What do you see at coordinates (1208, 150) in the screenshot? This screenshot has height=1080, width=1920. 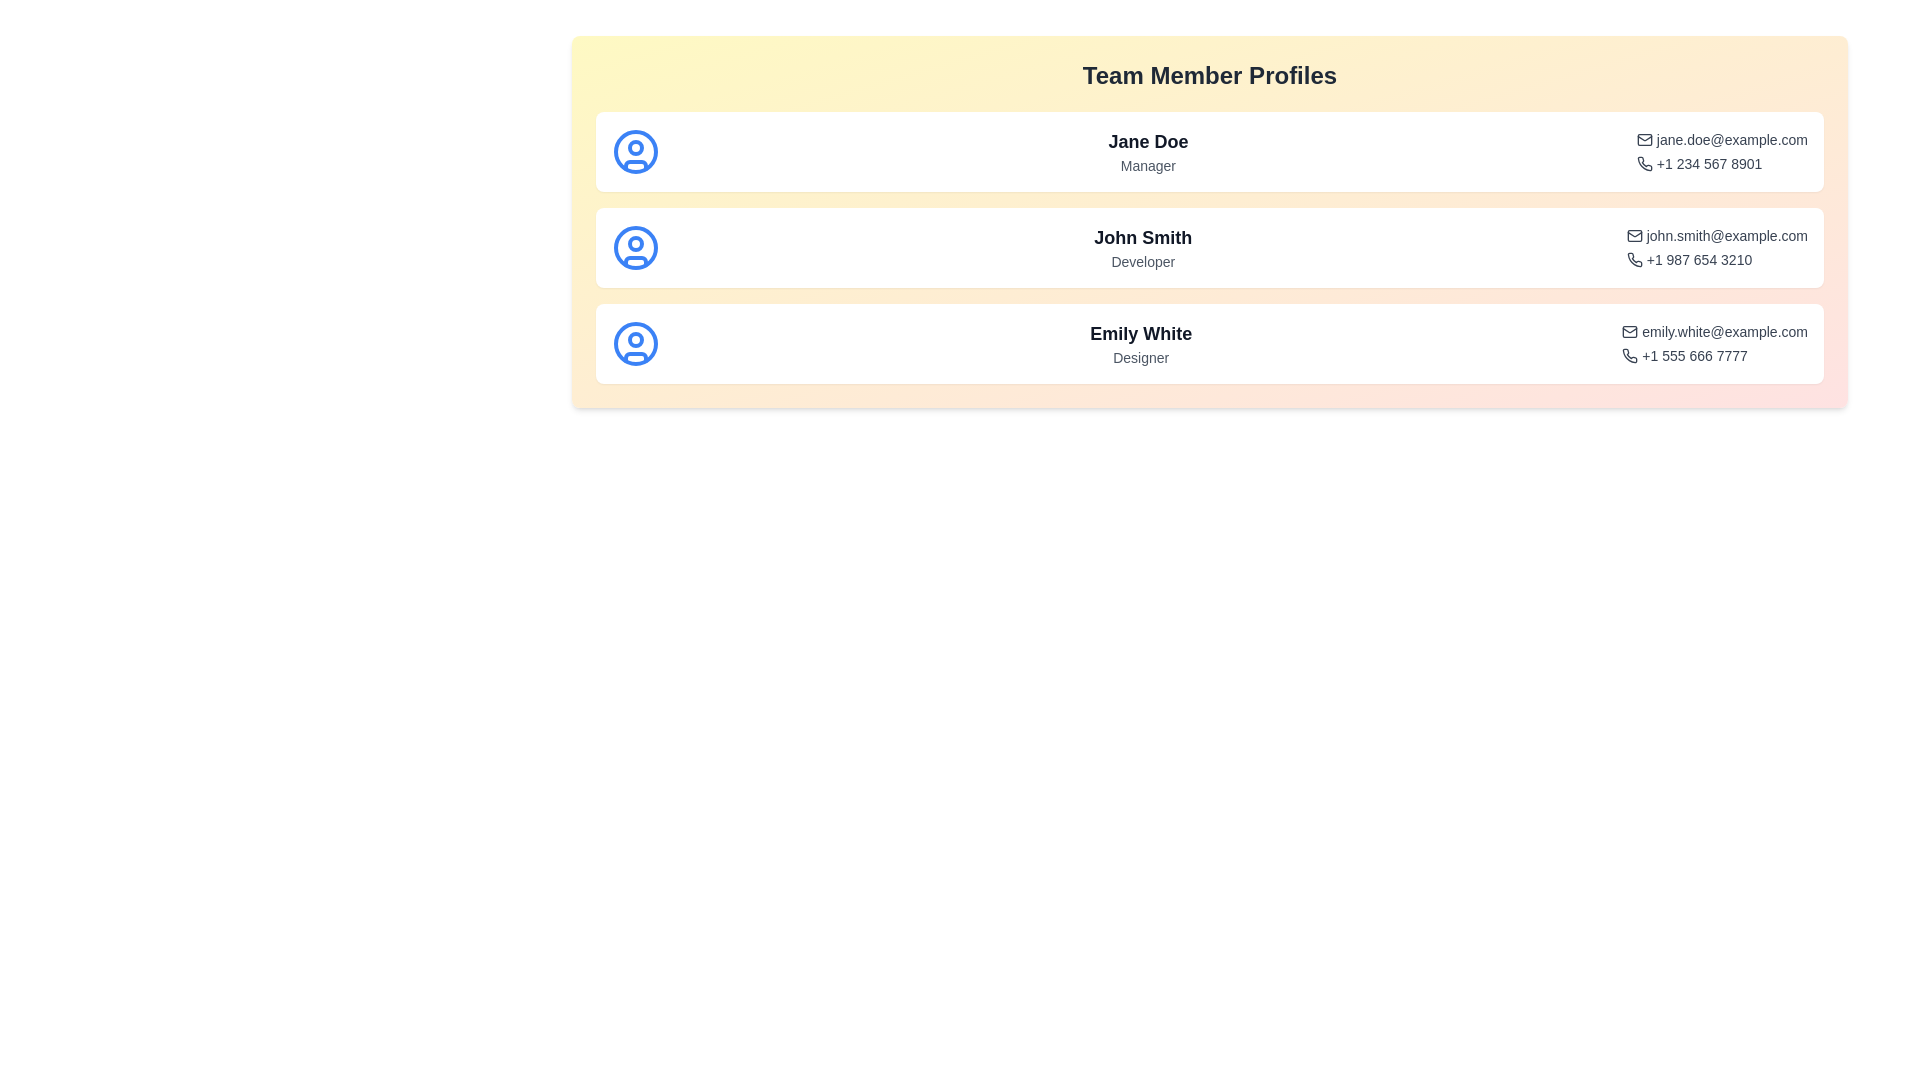 I see `the profile entry corresponding to Jane Doe` at bounding box center [1208, 150].